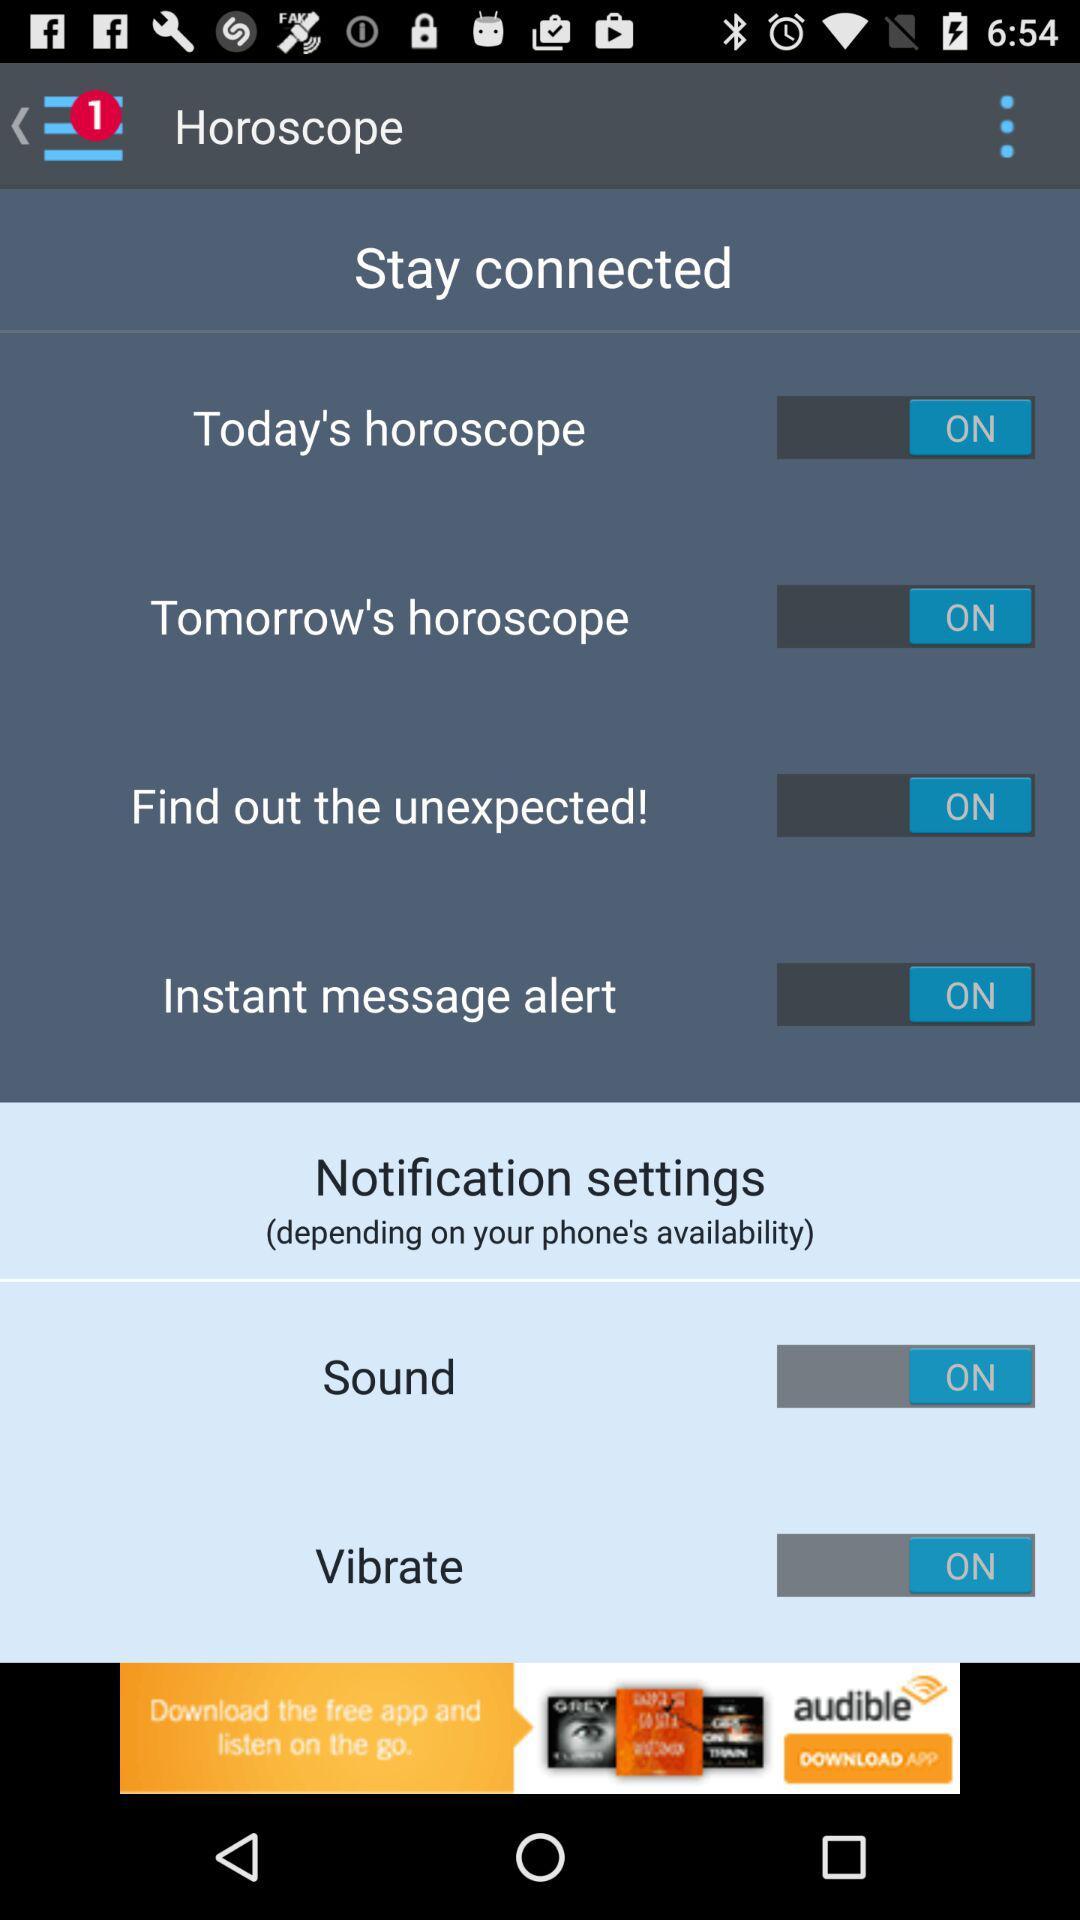 This screenshot has height=1920, width=1080. Describe the element at coordinates (540, 1727) in the screenshot. I see `advertisement` at that location.